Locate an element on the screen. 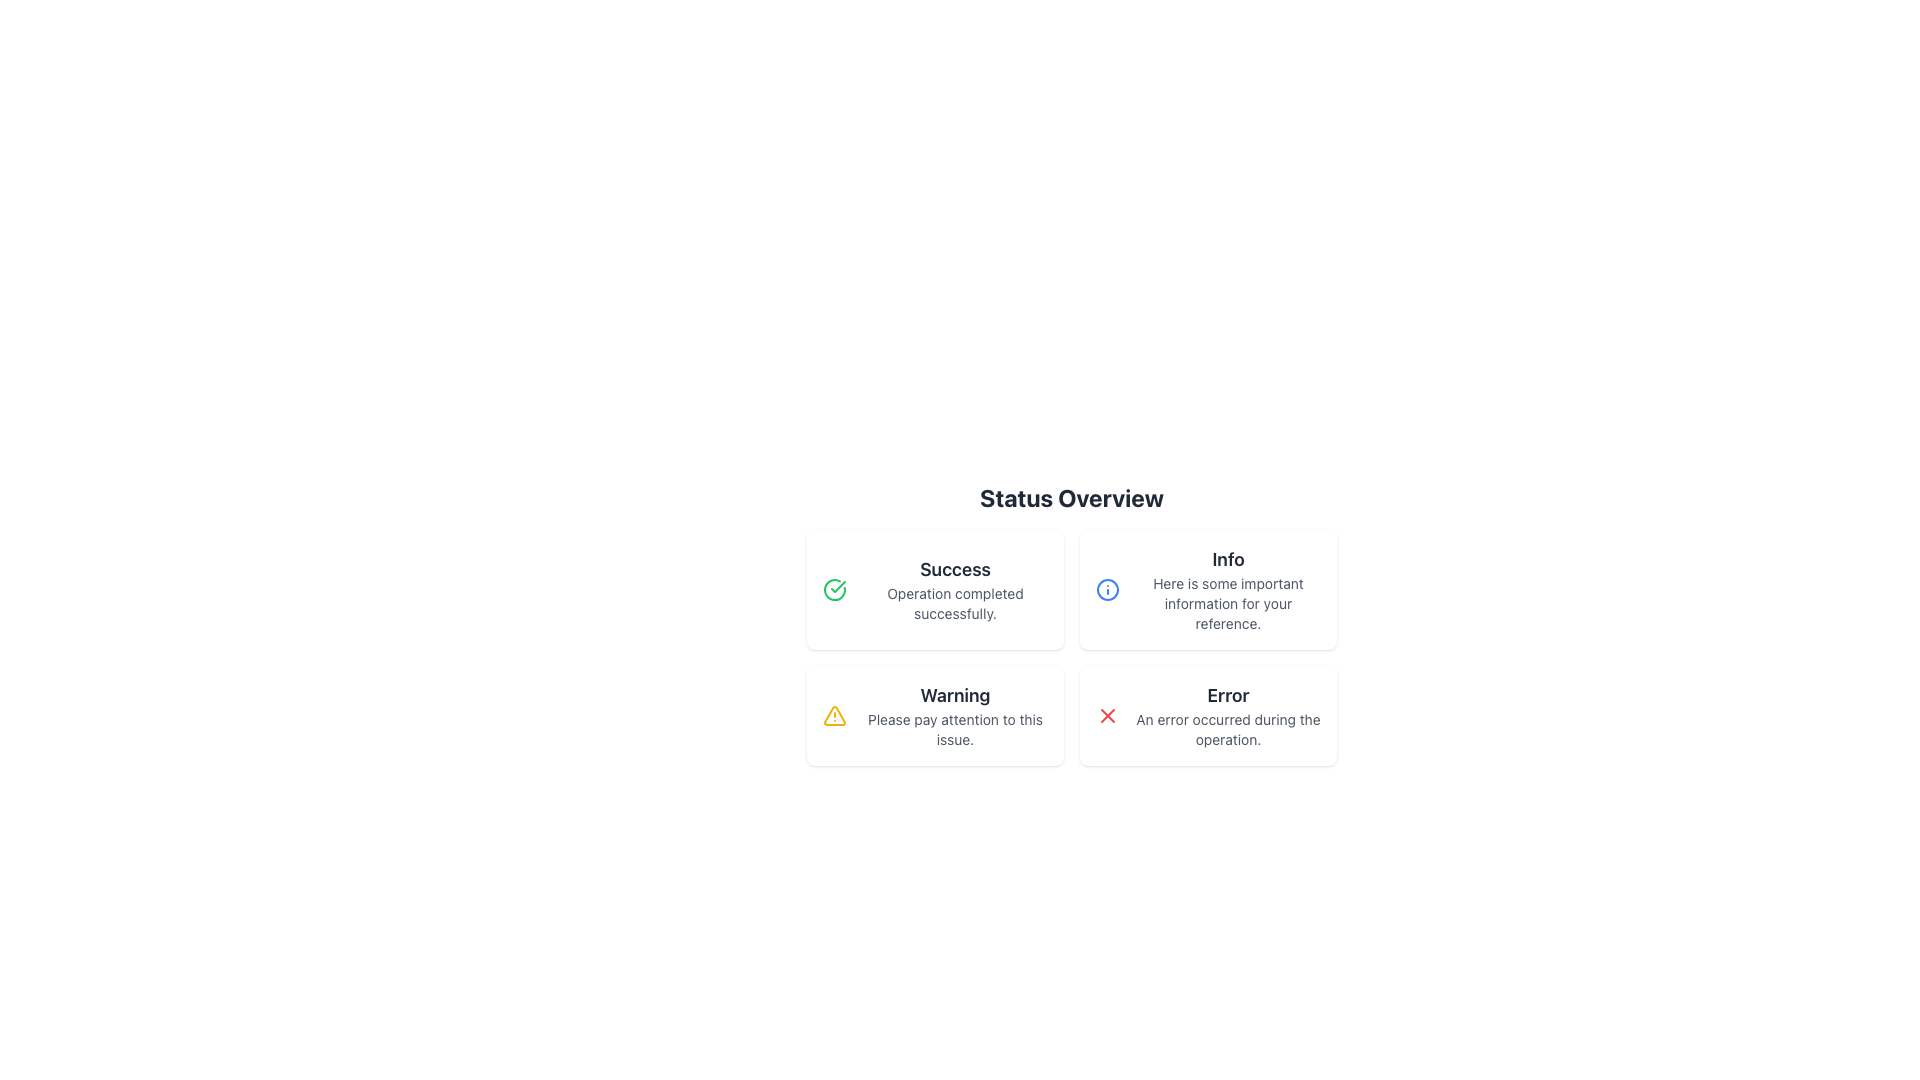 Image resolution: width=1920 pixels, height=1080 pixels. the Text Label located below the bold heading 'Info' in the top-right quadrant of the grid layout, styled in a smaller gray font is located at coordinates (1227, 603).